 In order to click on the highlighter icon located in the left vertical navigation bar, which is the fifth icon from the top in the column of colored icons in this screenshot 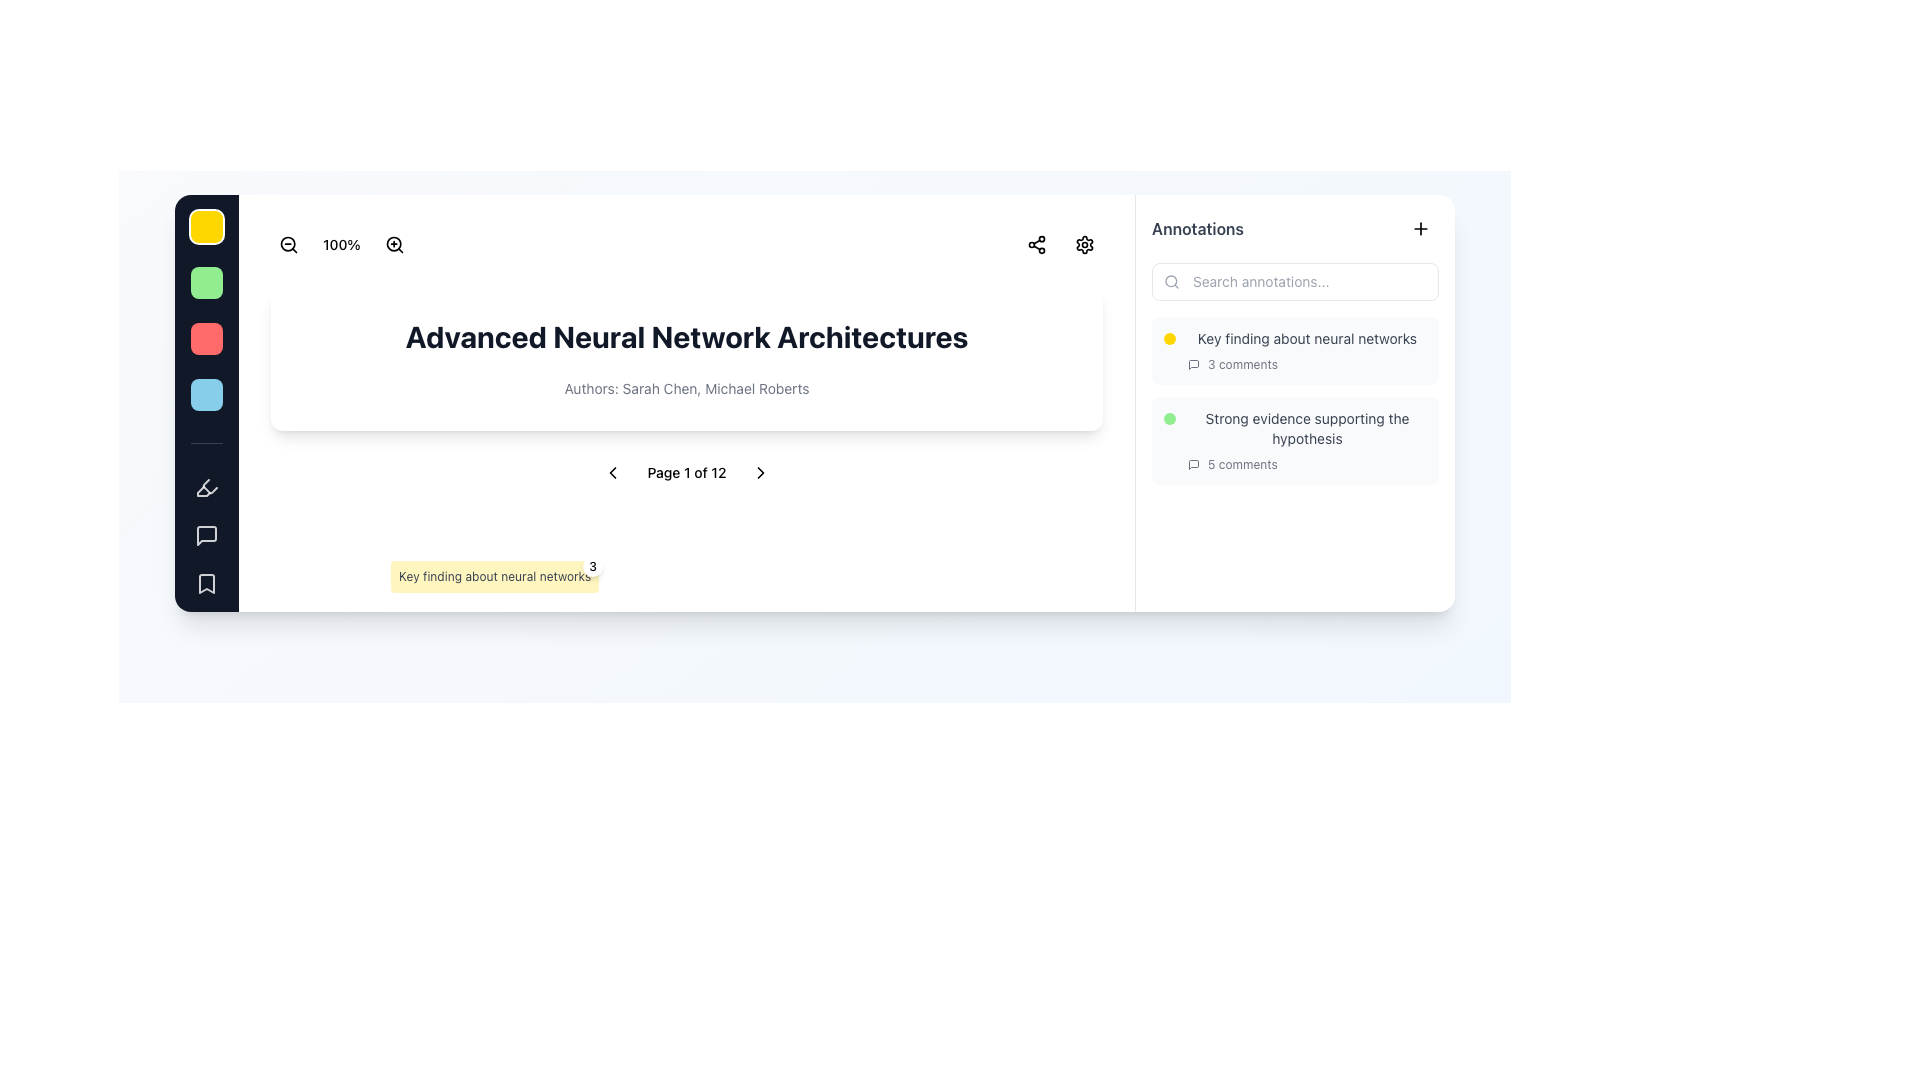, I will do `click(203, 491)`.